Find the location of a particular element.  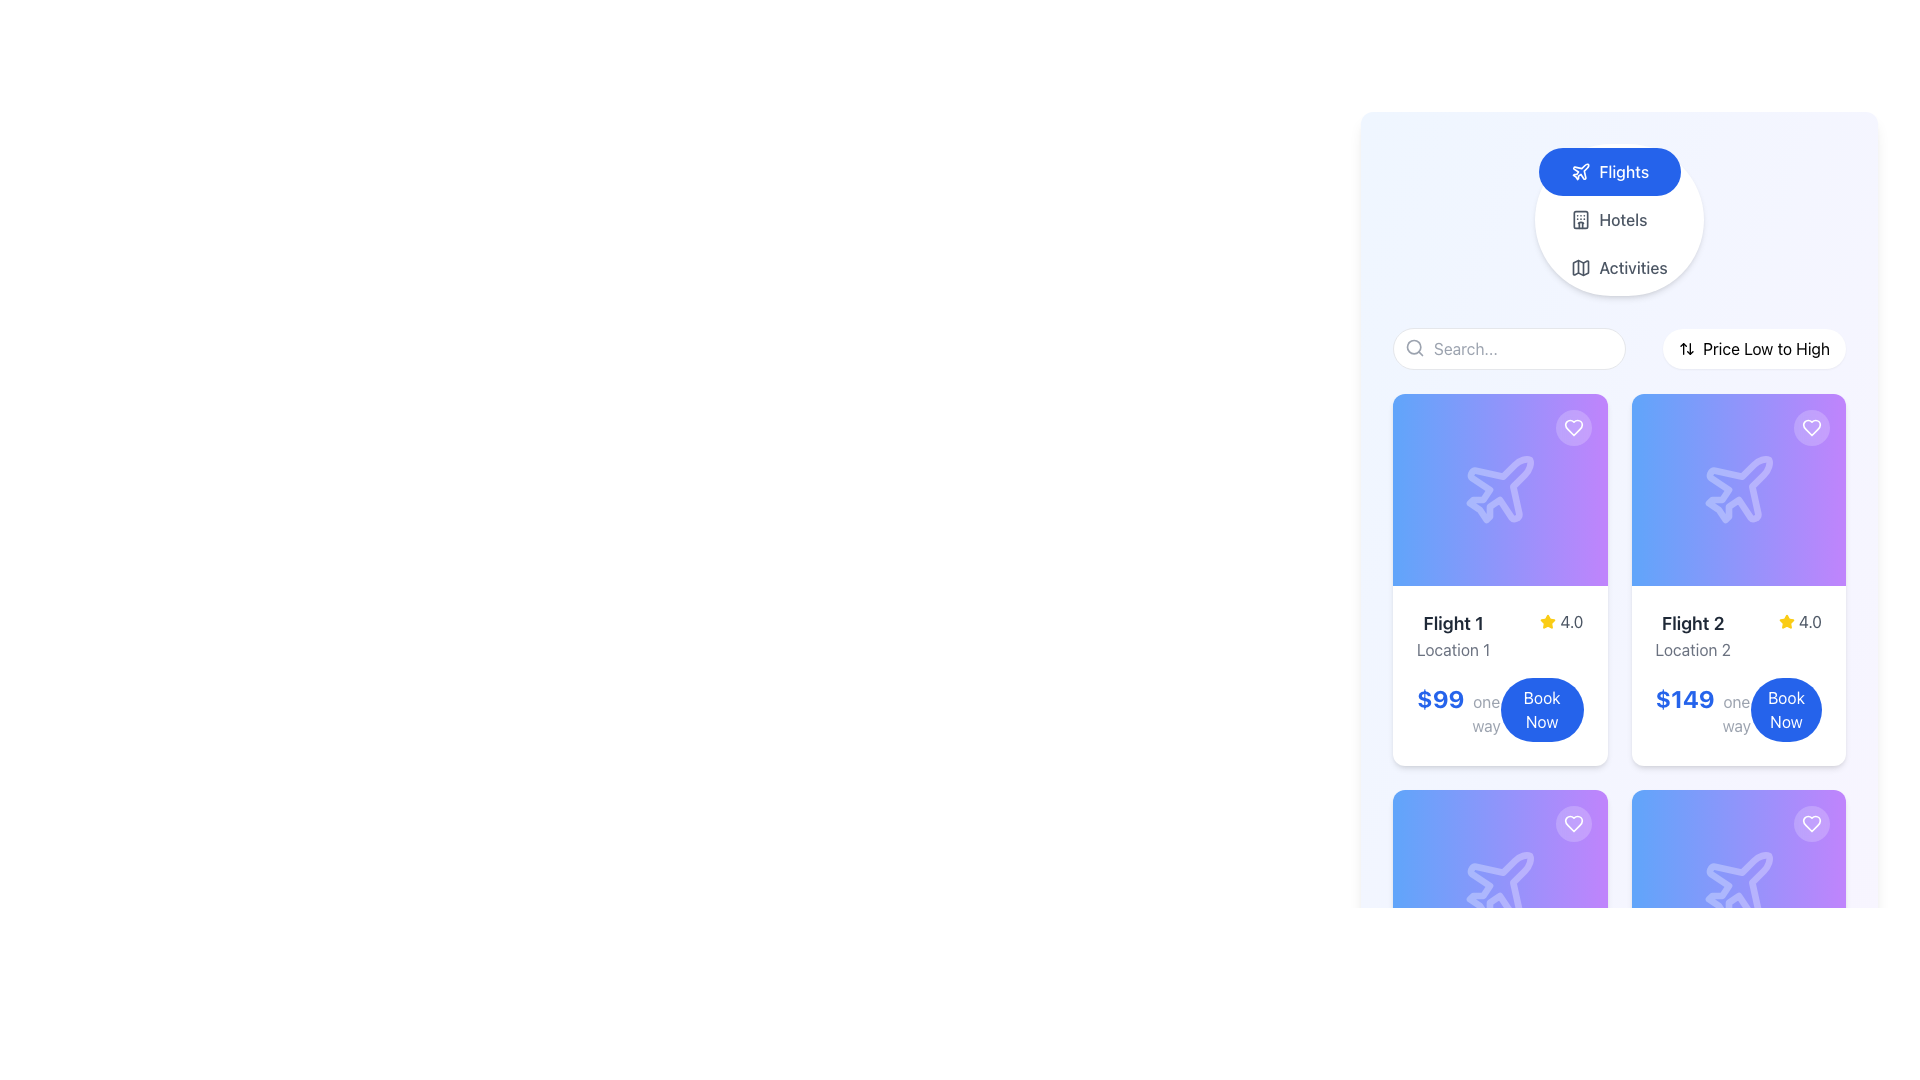

the heart icon in the top-right corner of the 'Flight 2' card to mark it as a favorite is located at coordinates (1811, 427).